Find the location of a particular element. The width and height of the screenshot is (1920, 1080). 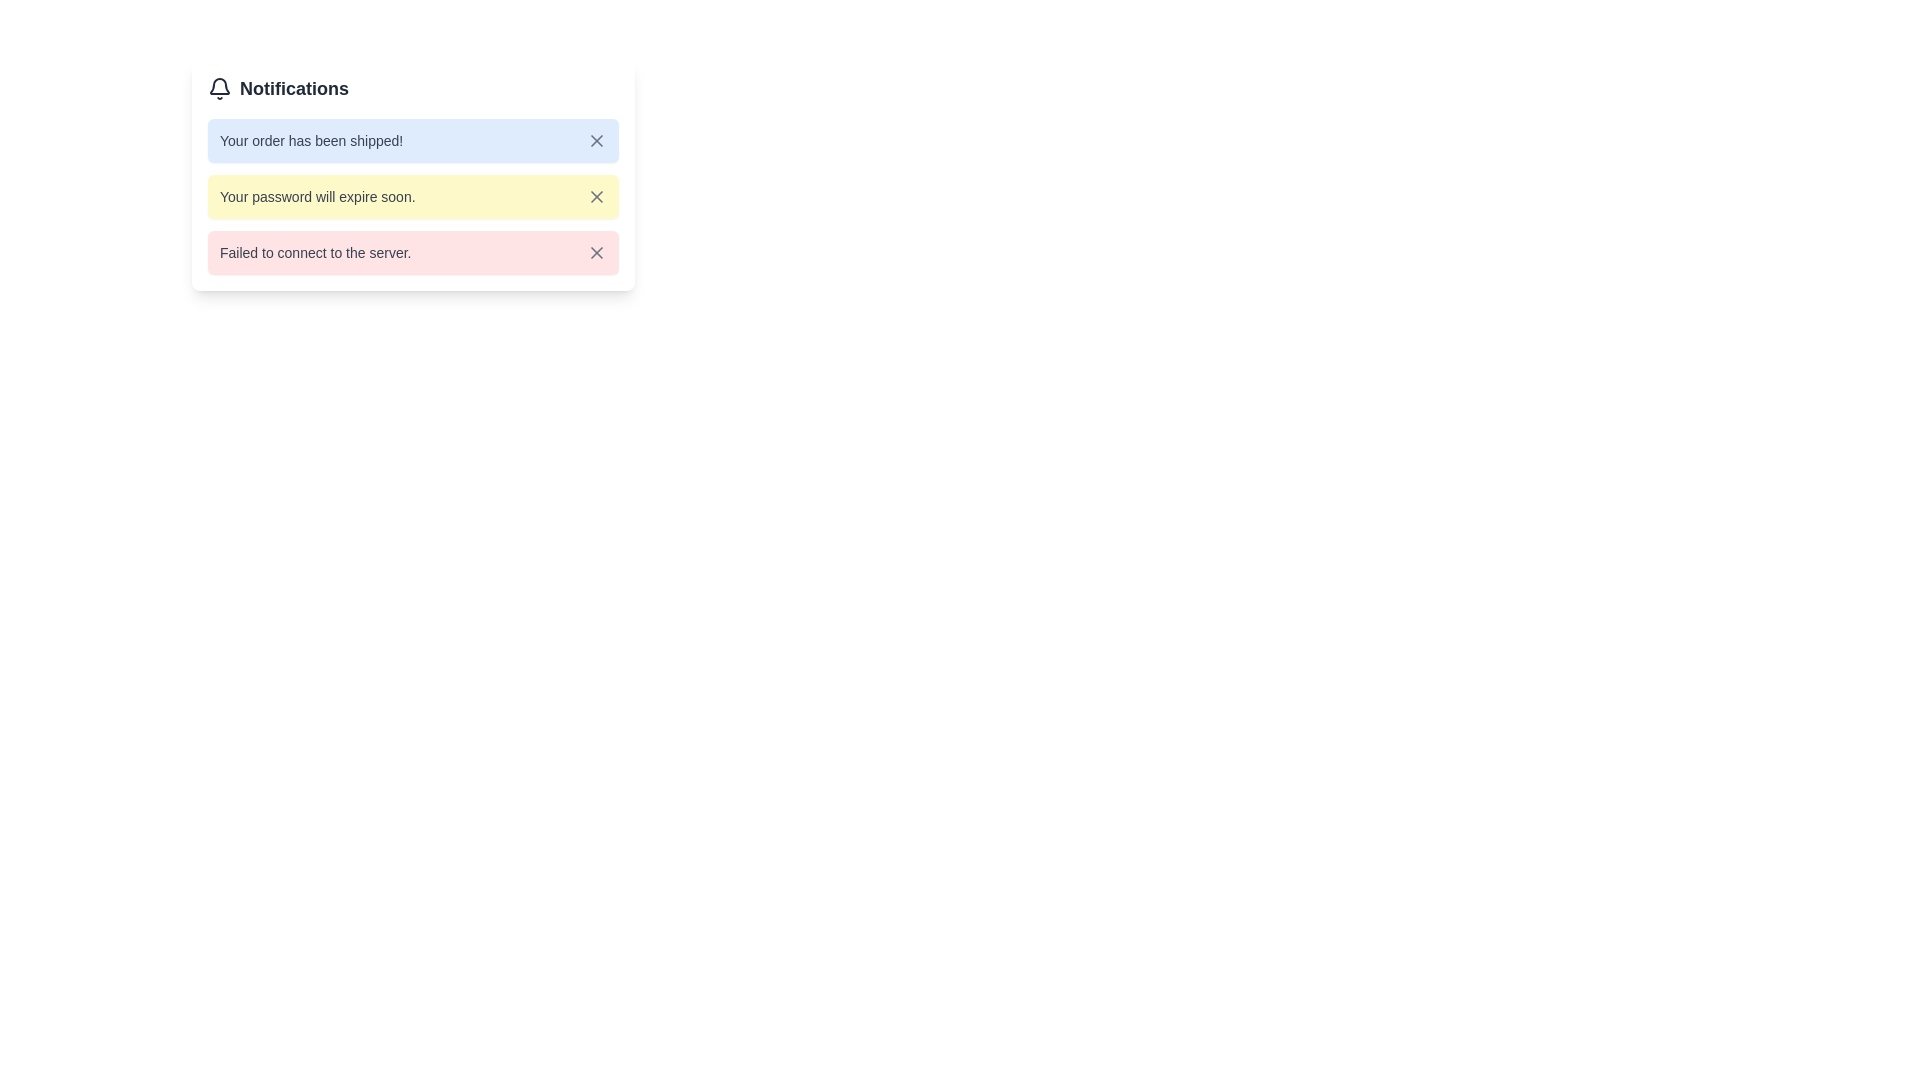

the 'X' icon used to indicate a close or dismiss functionality in the notification section, which is positioned to the right of the notification item titled 'Your password will expire soon.' is located at coordinates (595, 140).